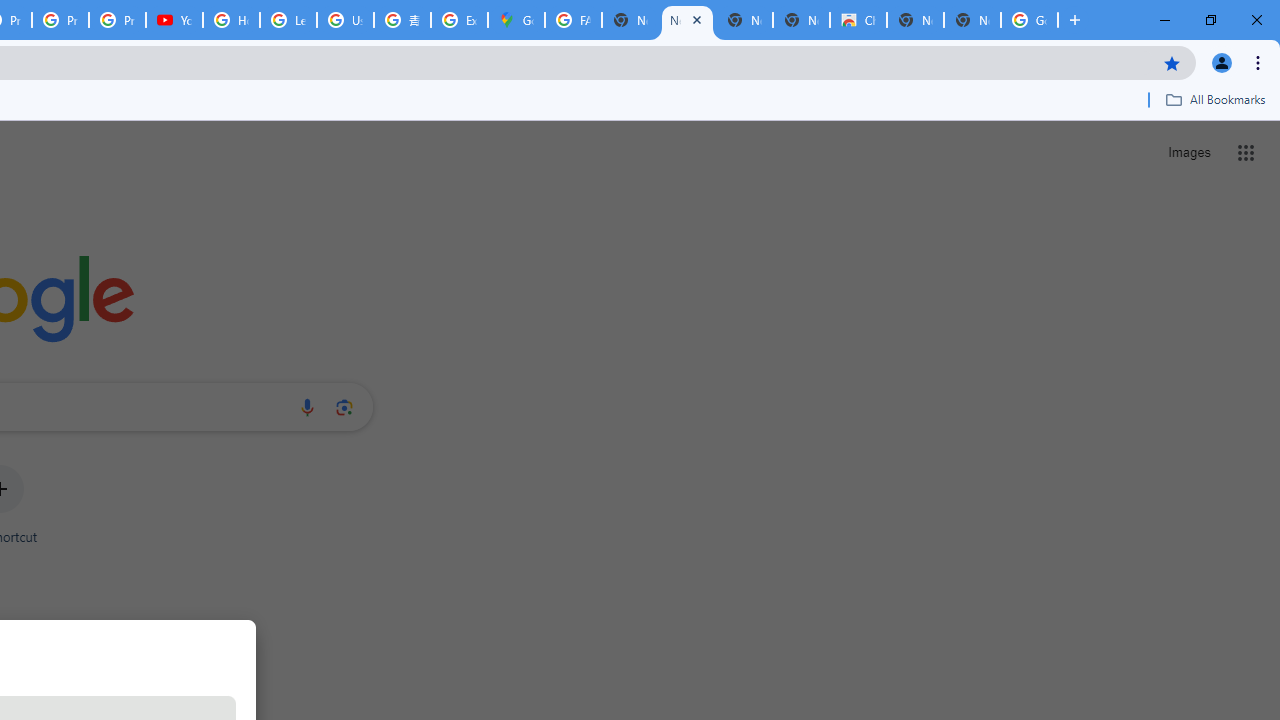 This screenshot has width=1280, height=720. What do you see at coordinates (174, 20) in the screenshot?
I see `'YouTube'` at bounding box center [174, 20].